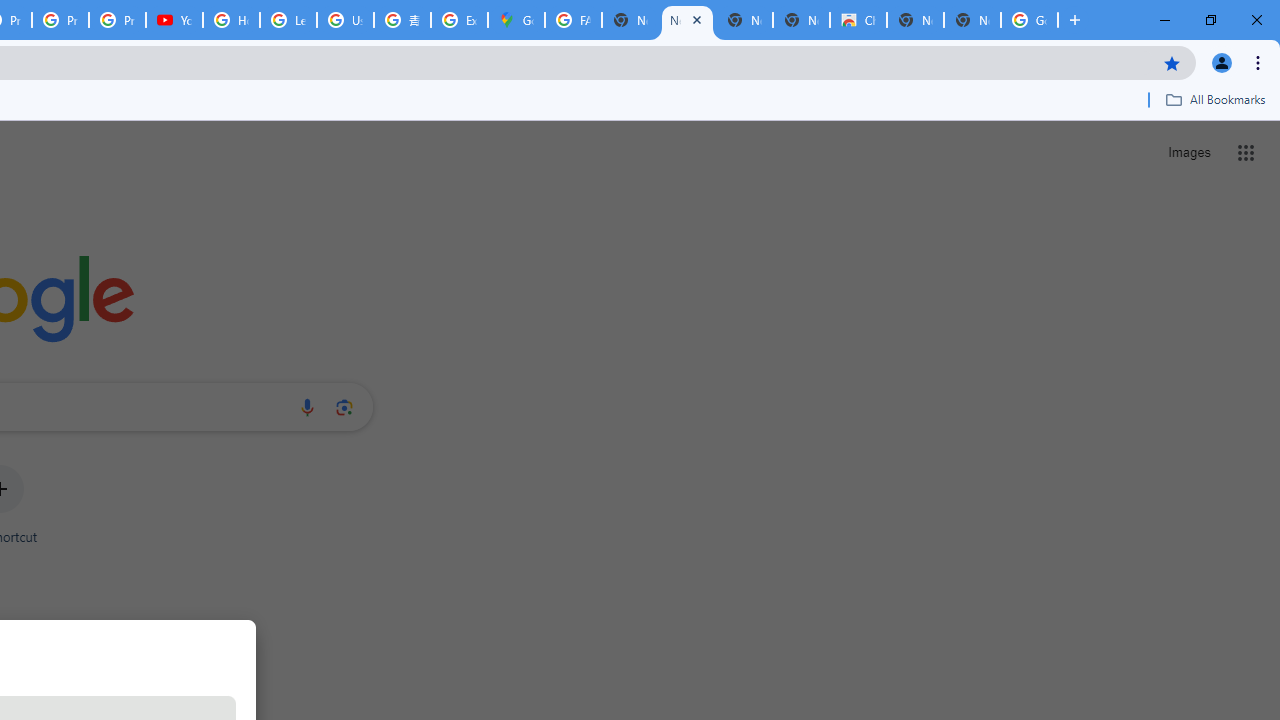 This screenshot has width=1280, height=720. What do you see at coordinates (174, 20) in the screenshot?
I see `'YouTube'` at bounding box center [174, 20].